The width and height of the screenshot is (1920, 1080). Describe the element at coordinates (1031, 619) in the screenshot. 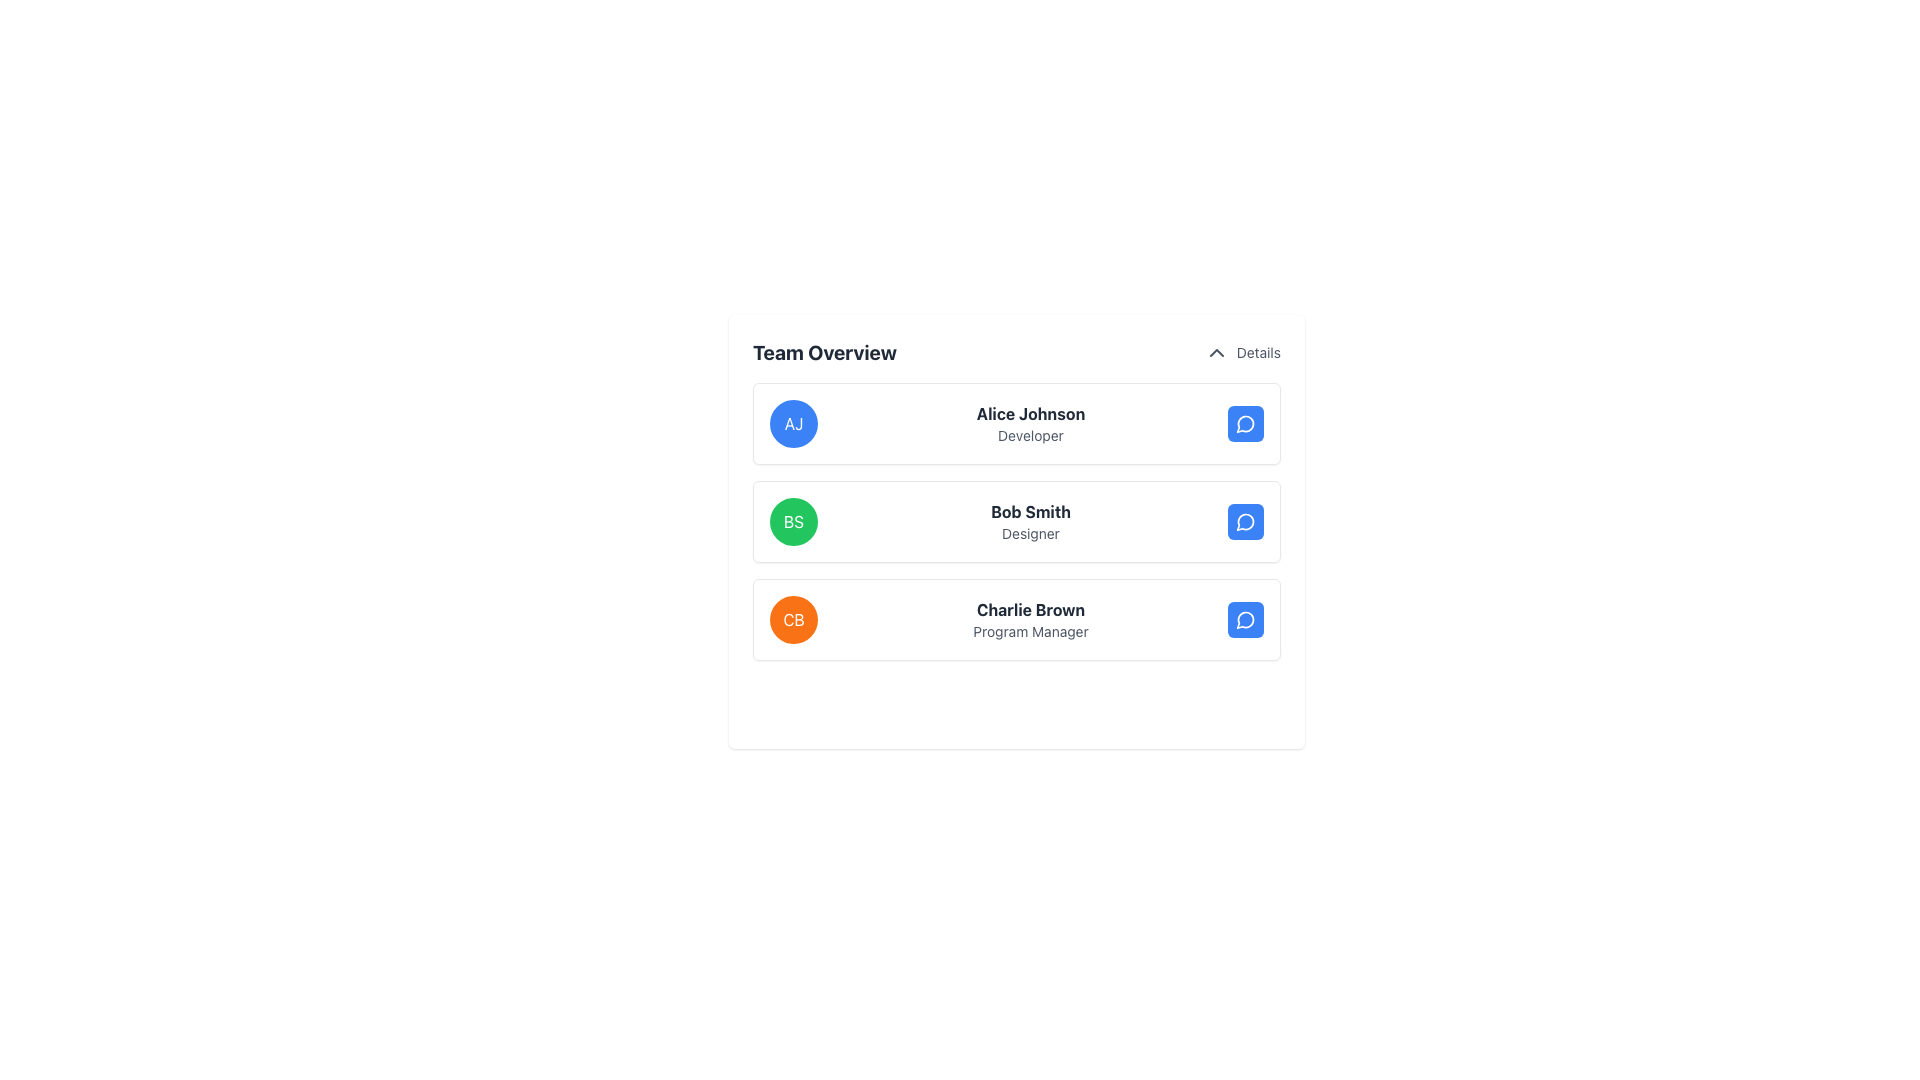

I see `the Text Display element that shows 'Charlie Brown' in bold and 'Program Manager' in a smaller font, located within a horizontal card layout` at that location.